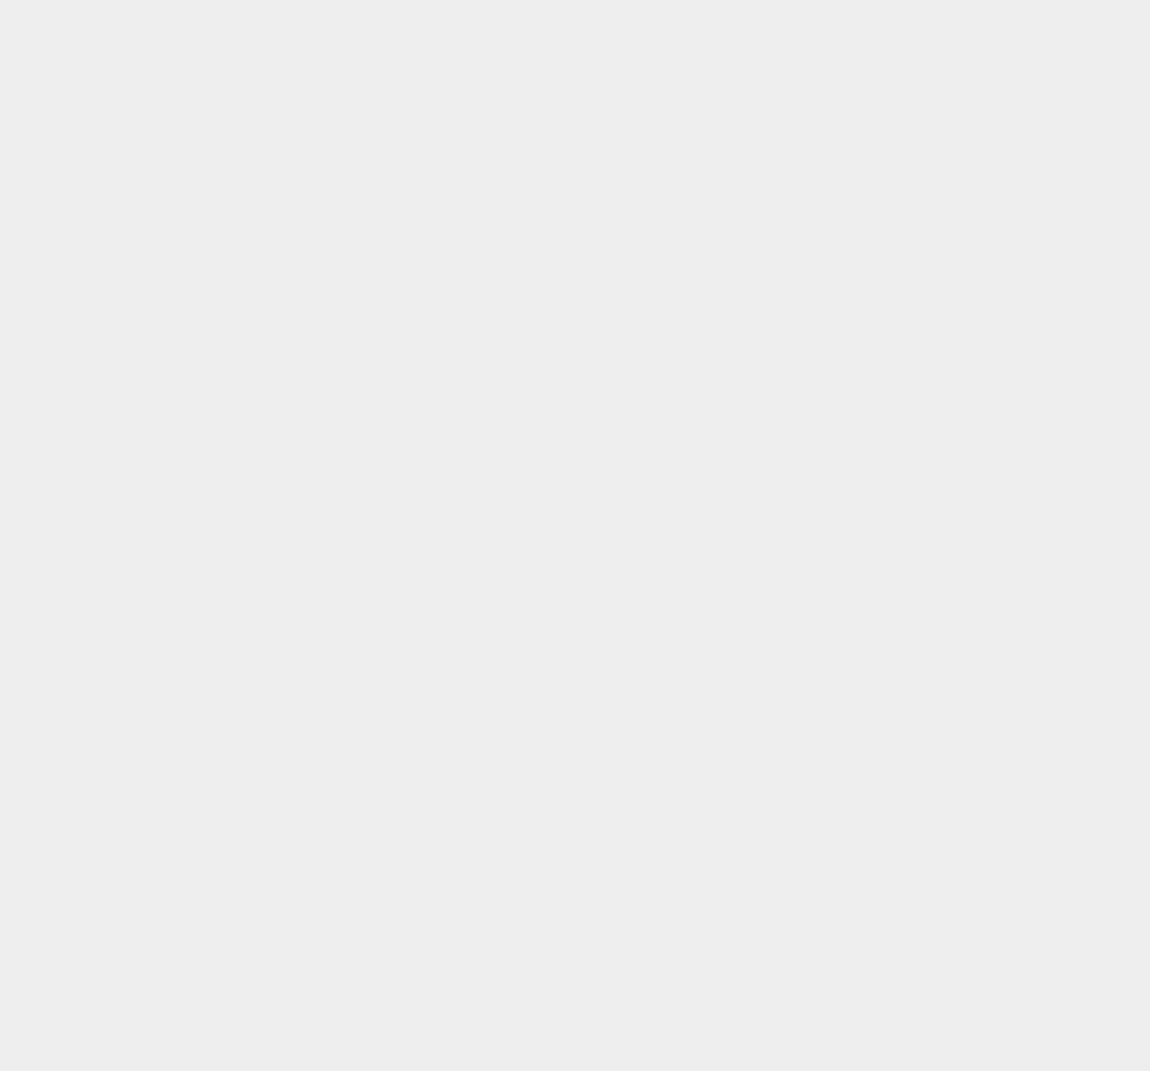 The width and height of the screenshot is (1150, 1071). Describe the element at coordinates (869, 1026) in the screenshot. I see `'Social Media Tools'` at that location.